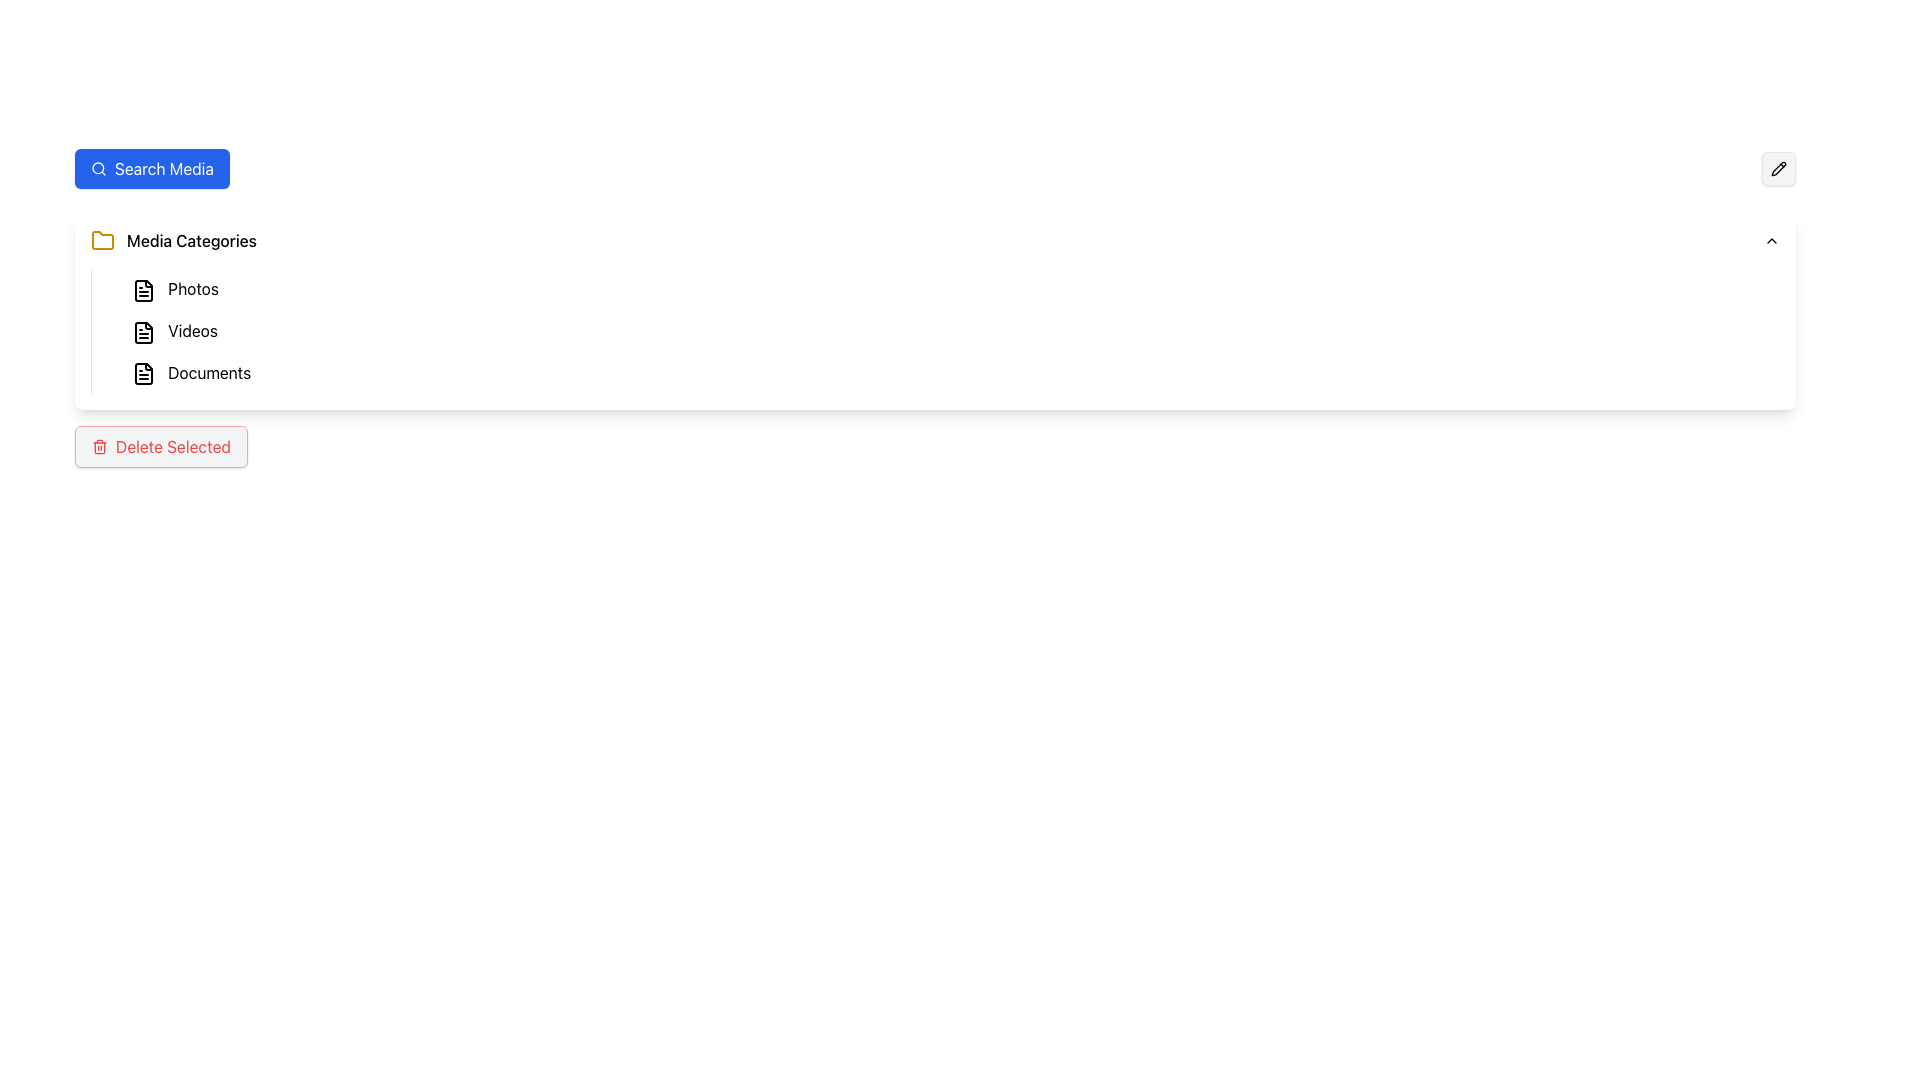  What do you see at coordinates (99, 446) in the screenshot?
I see `the deletion icon located to the left of the 'Delete Selected' button at the bottom of the interface` at bounding box center [99, 446].